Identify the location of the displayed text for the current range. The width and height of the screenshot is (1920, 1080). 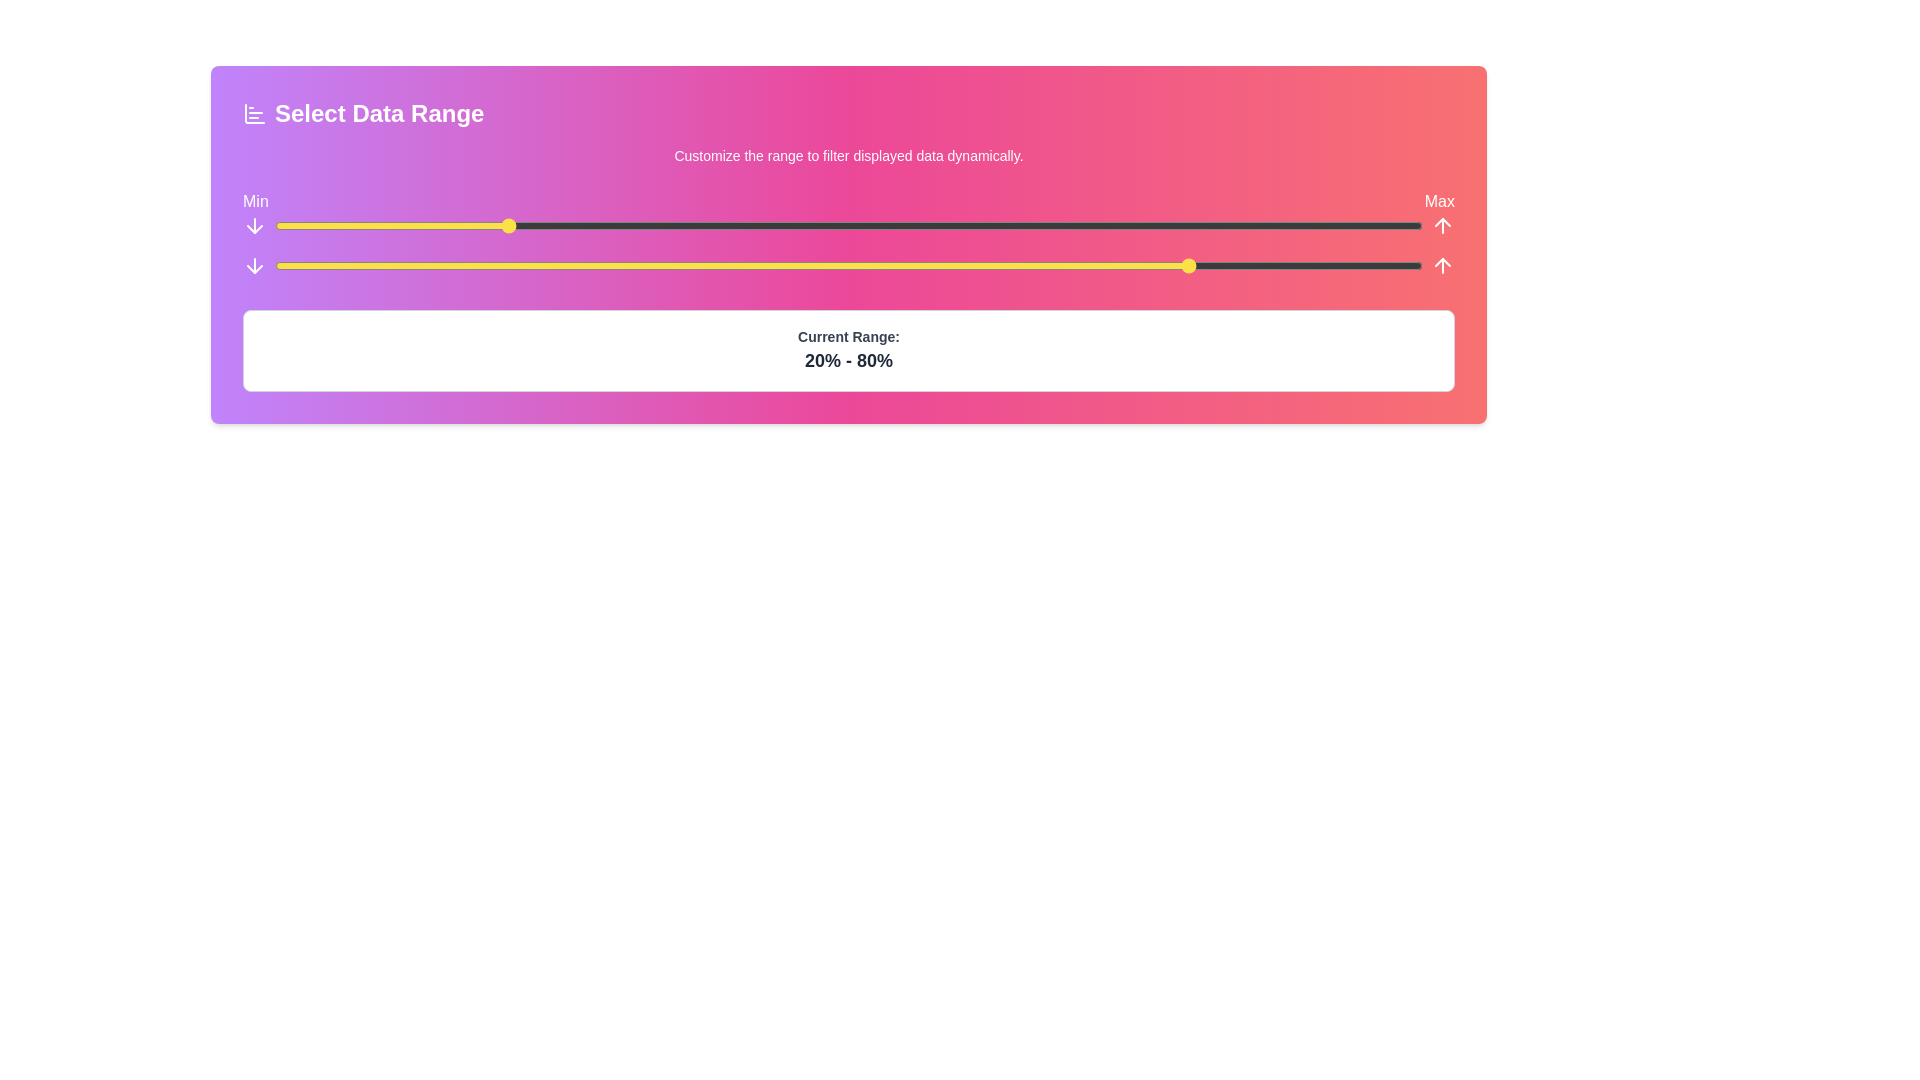
(849, 361).